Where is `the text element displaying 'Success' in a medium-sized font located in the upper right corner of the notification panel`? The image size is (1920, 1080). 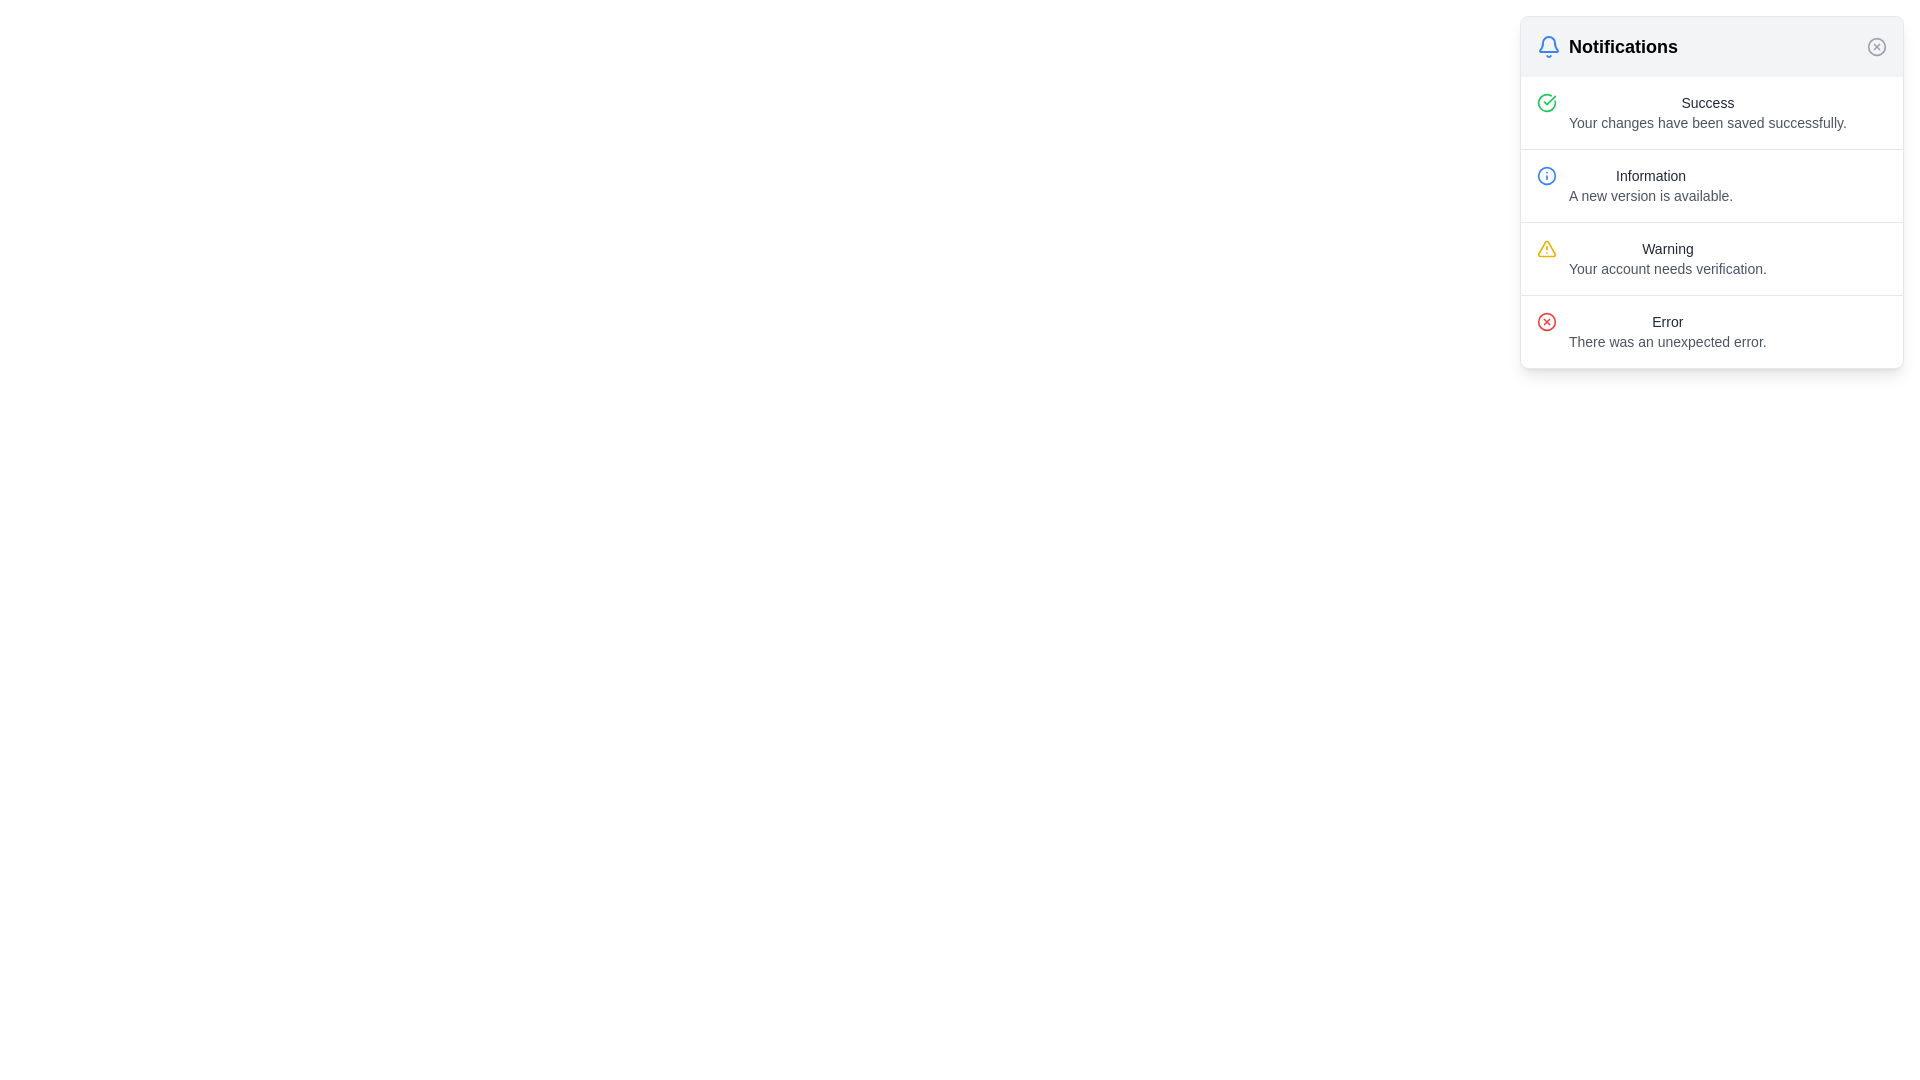 the text element displaying 'Success' in a medium-sized font located in the upper right corner of the notification panel is located at coordinates (1706, 103).